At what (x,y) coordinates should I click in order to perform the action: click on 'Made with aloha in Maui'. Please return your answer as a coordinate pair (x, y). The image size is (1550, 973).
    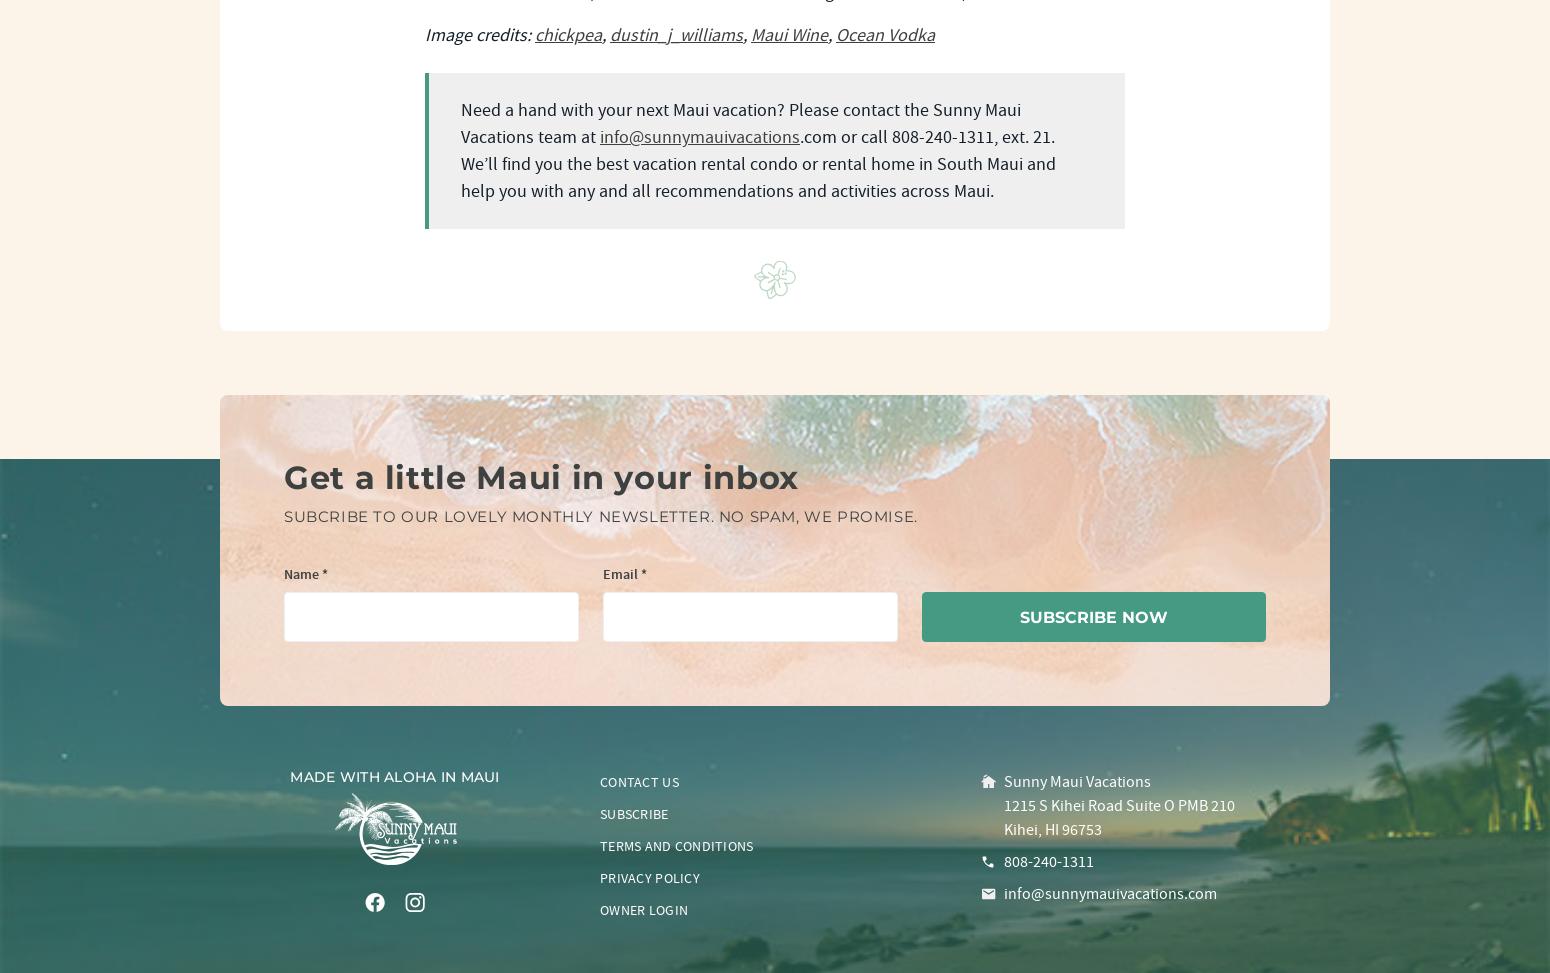
    Looking at the image, I should click on (290, 774).